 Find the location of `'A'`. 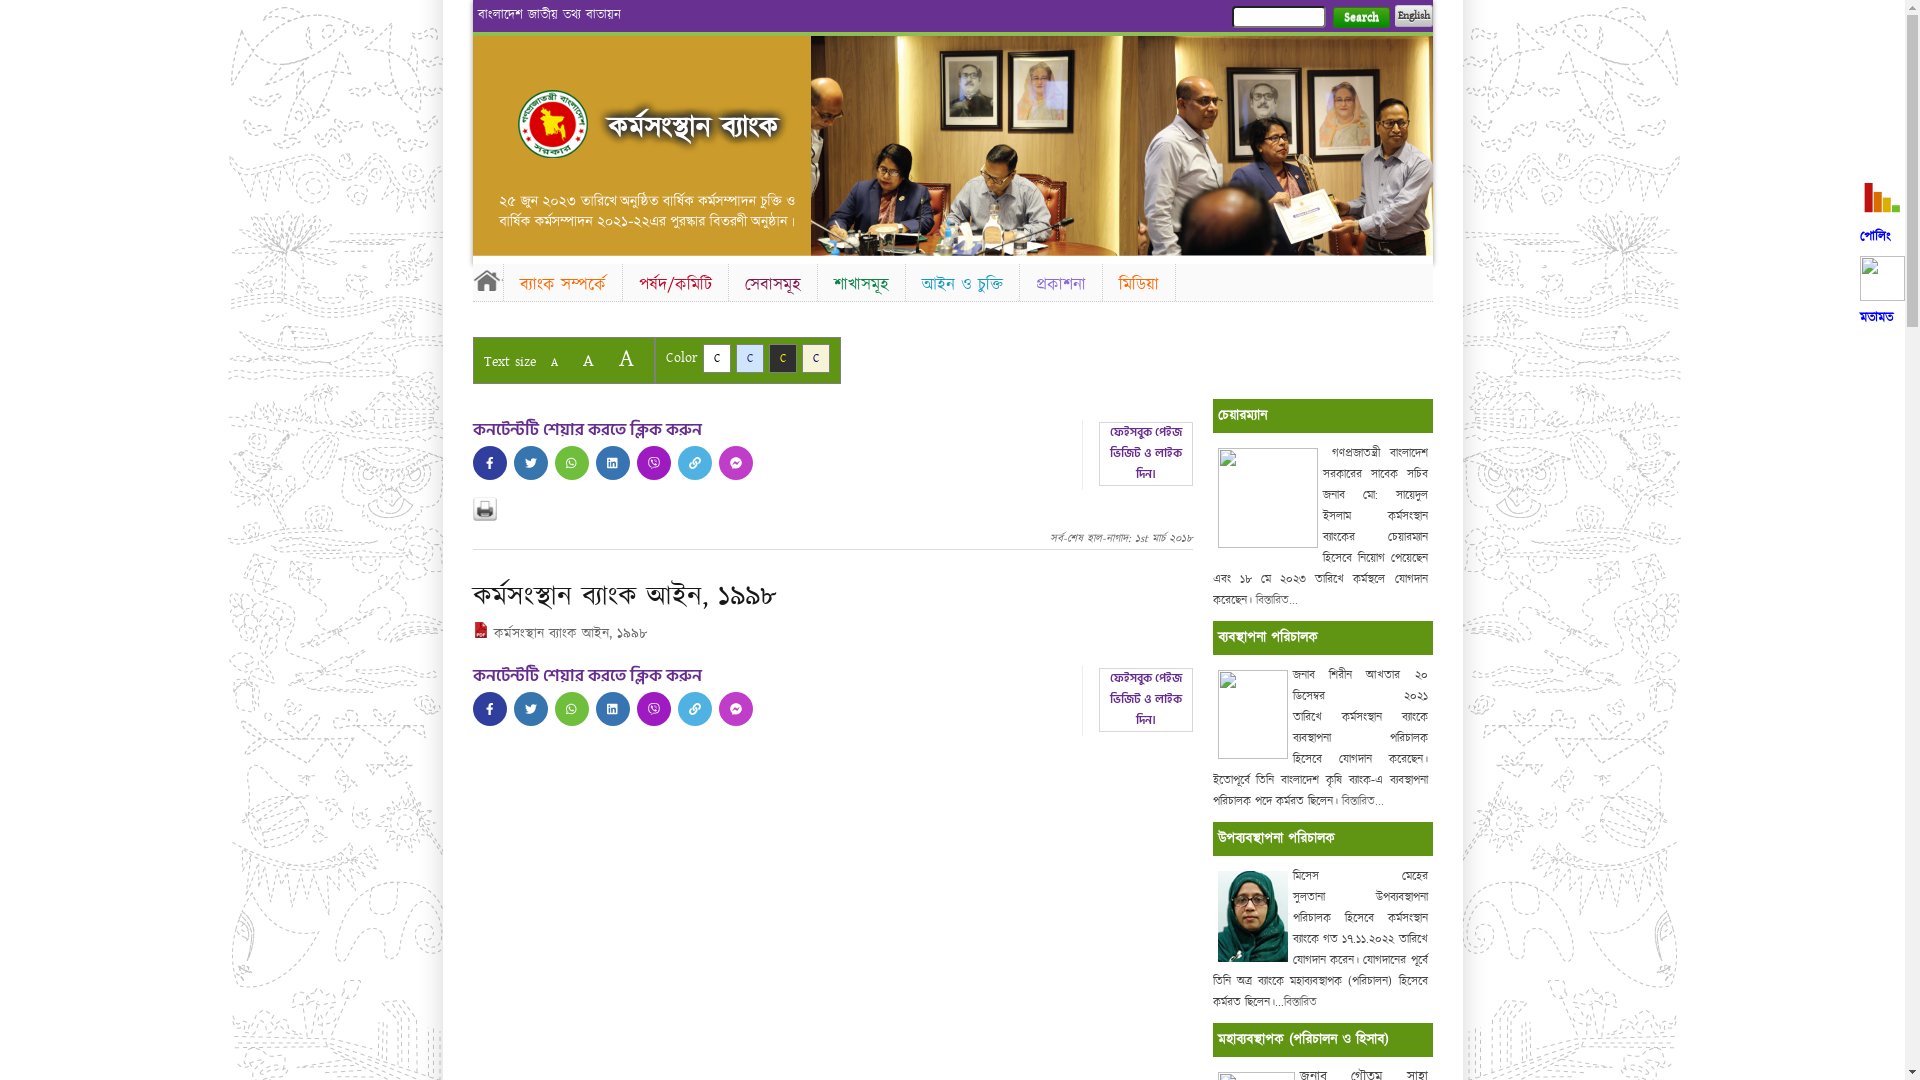

'A' is located at coordinates (539, 362).